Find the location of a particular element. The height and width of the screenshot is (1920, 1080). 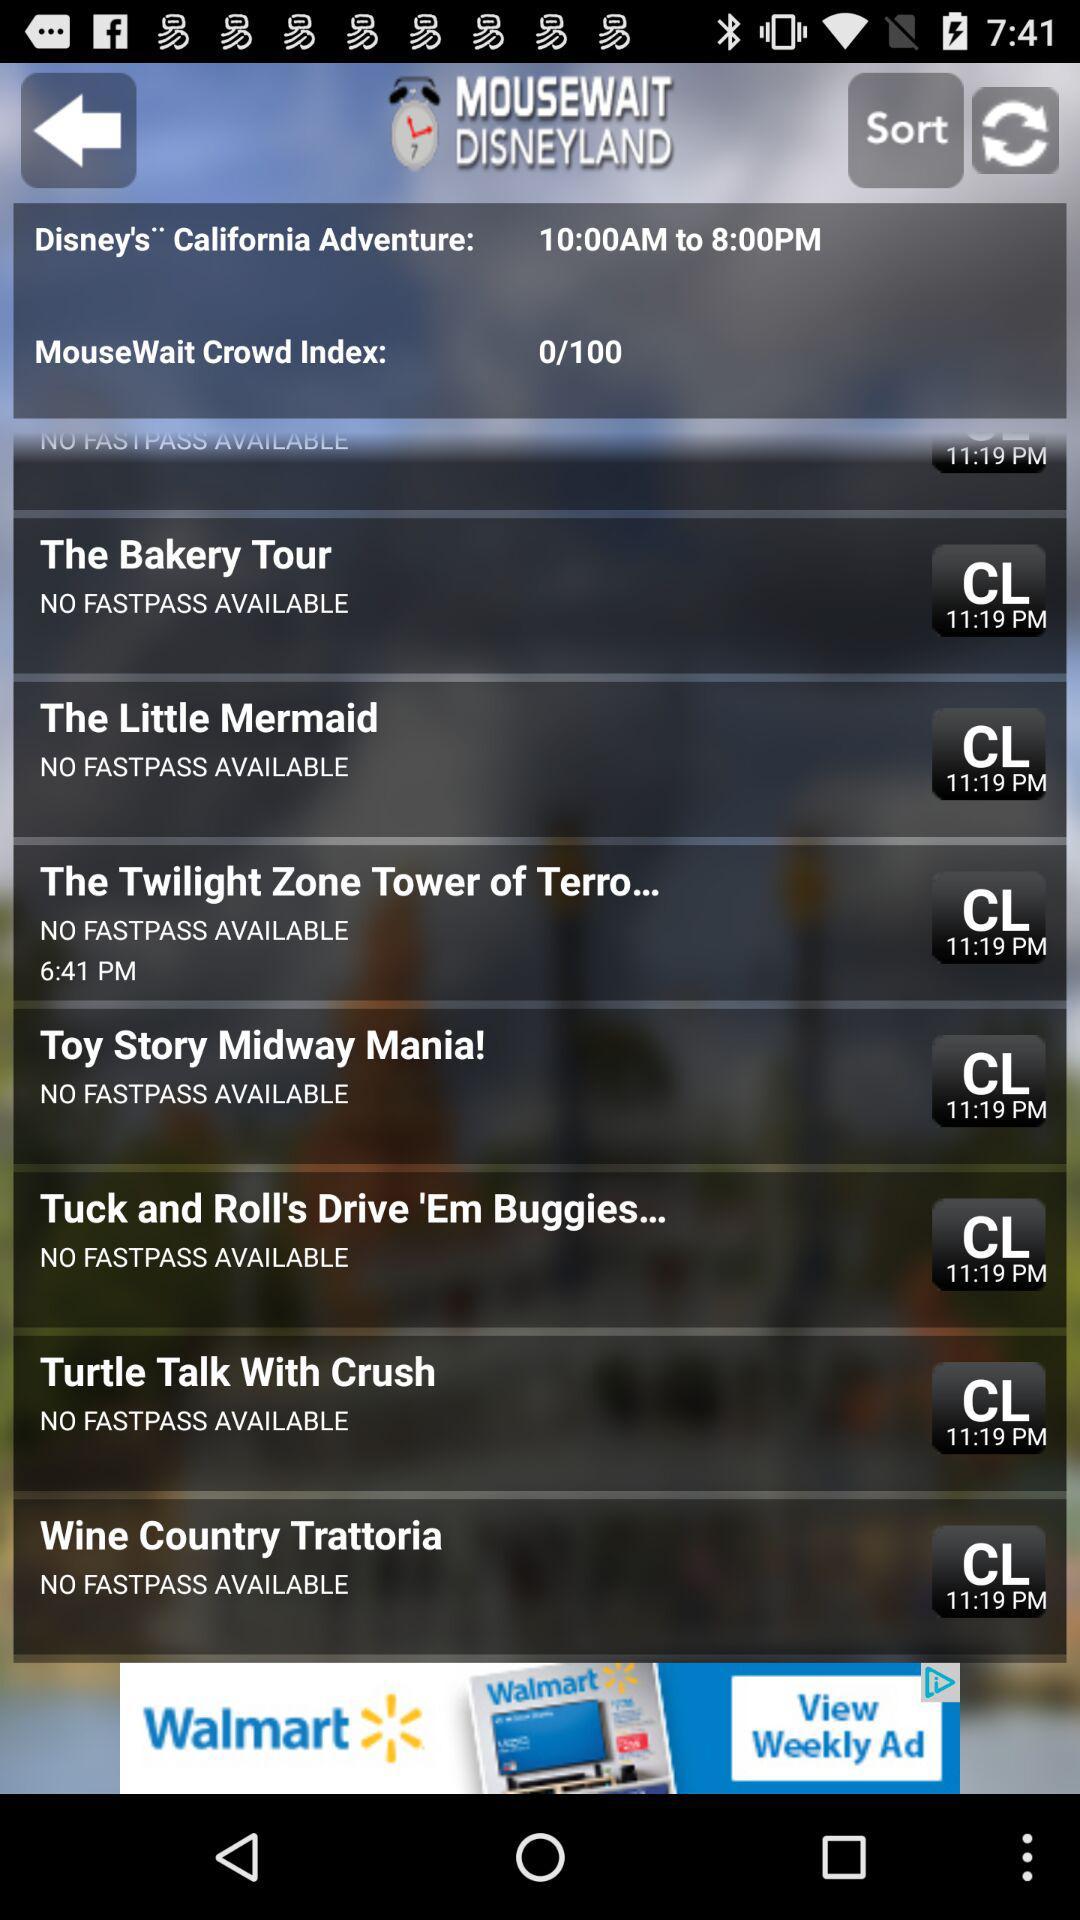

the arrow_backward icon is located at coordinates (77, 138).